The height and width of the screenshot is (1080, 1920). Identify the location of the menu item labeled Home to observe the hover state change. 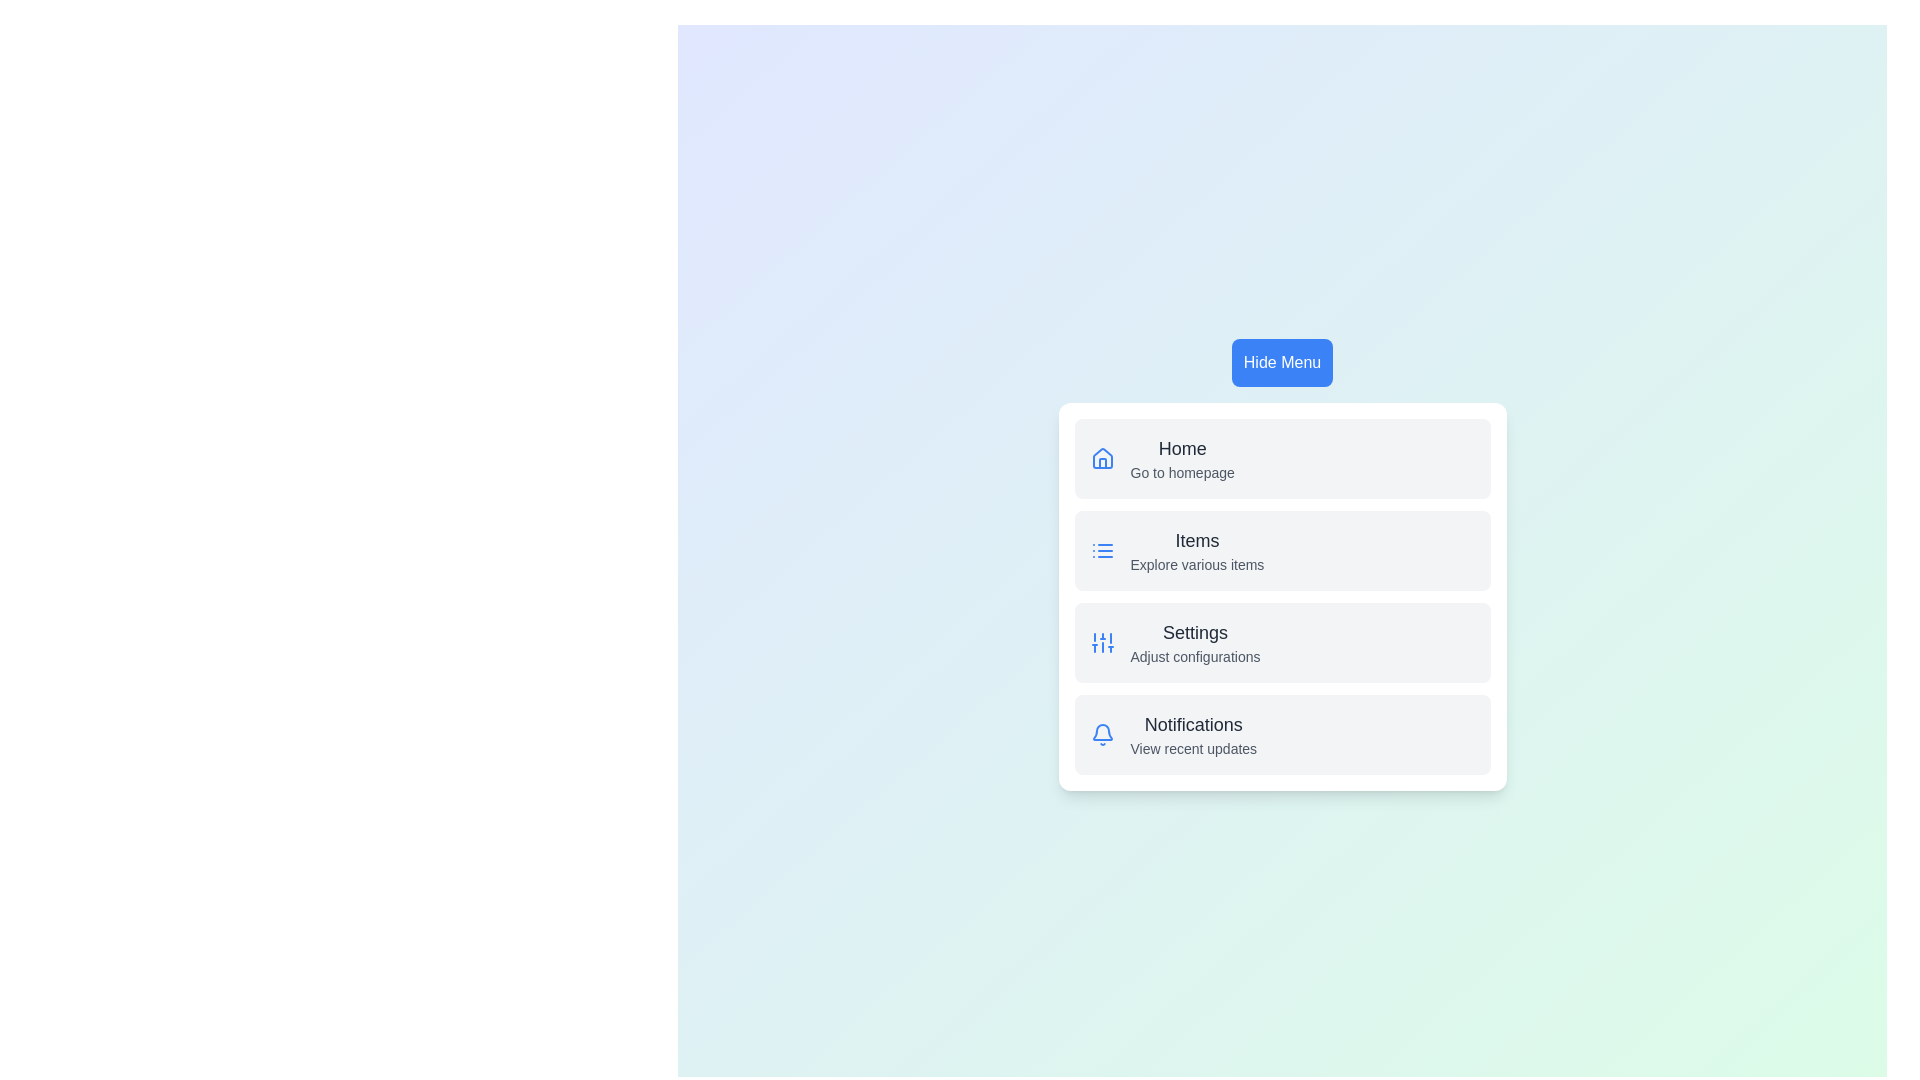
(1282, 459).